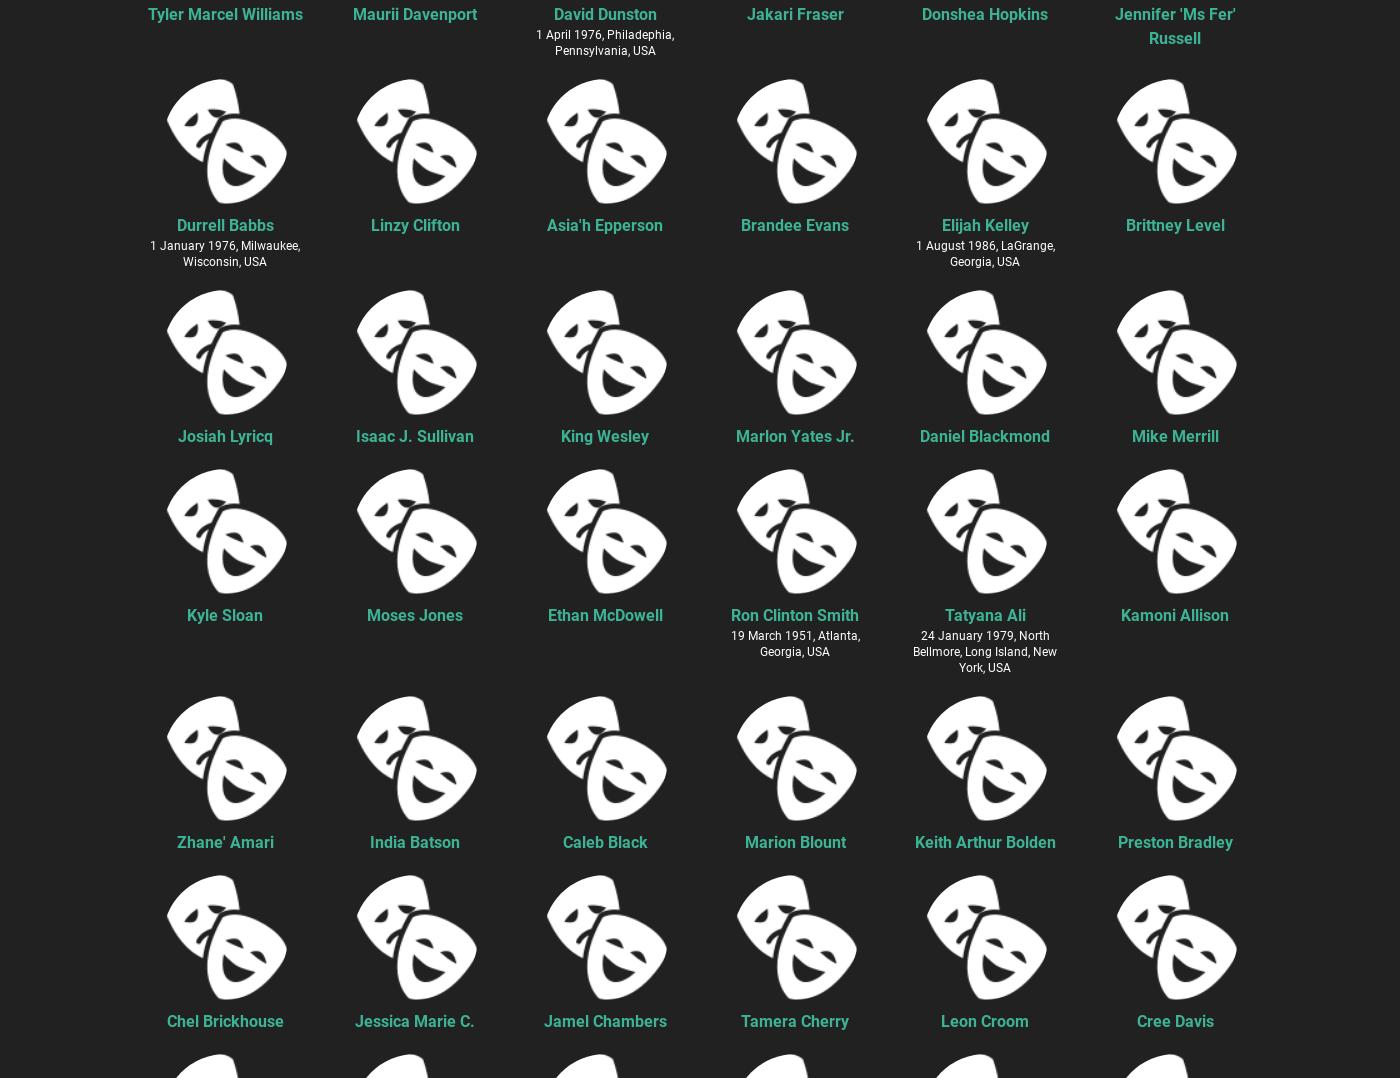  What do you see at coordinates (370, 841) in the screenshot?
I see `'India Batson'` at bounding box center [370, 841].